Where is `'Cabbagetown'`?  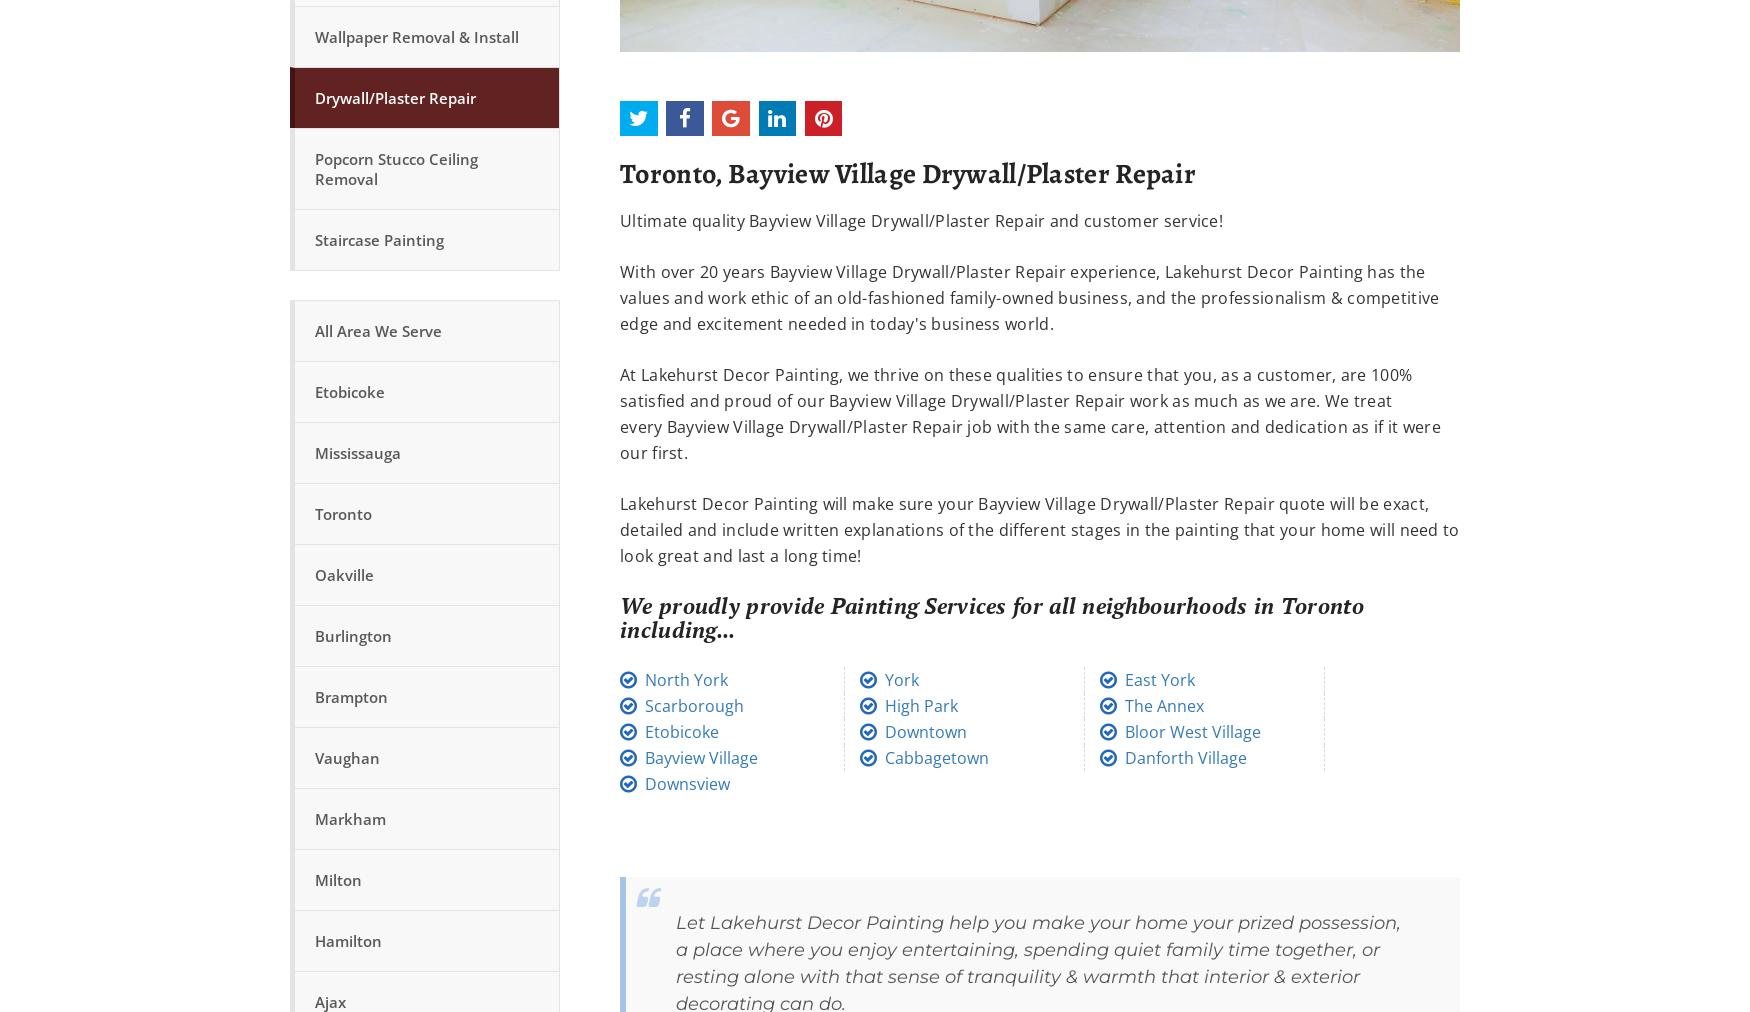 'Cabbagetown' is located at coordinates (935, 757).